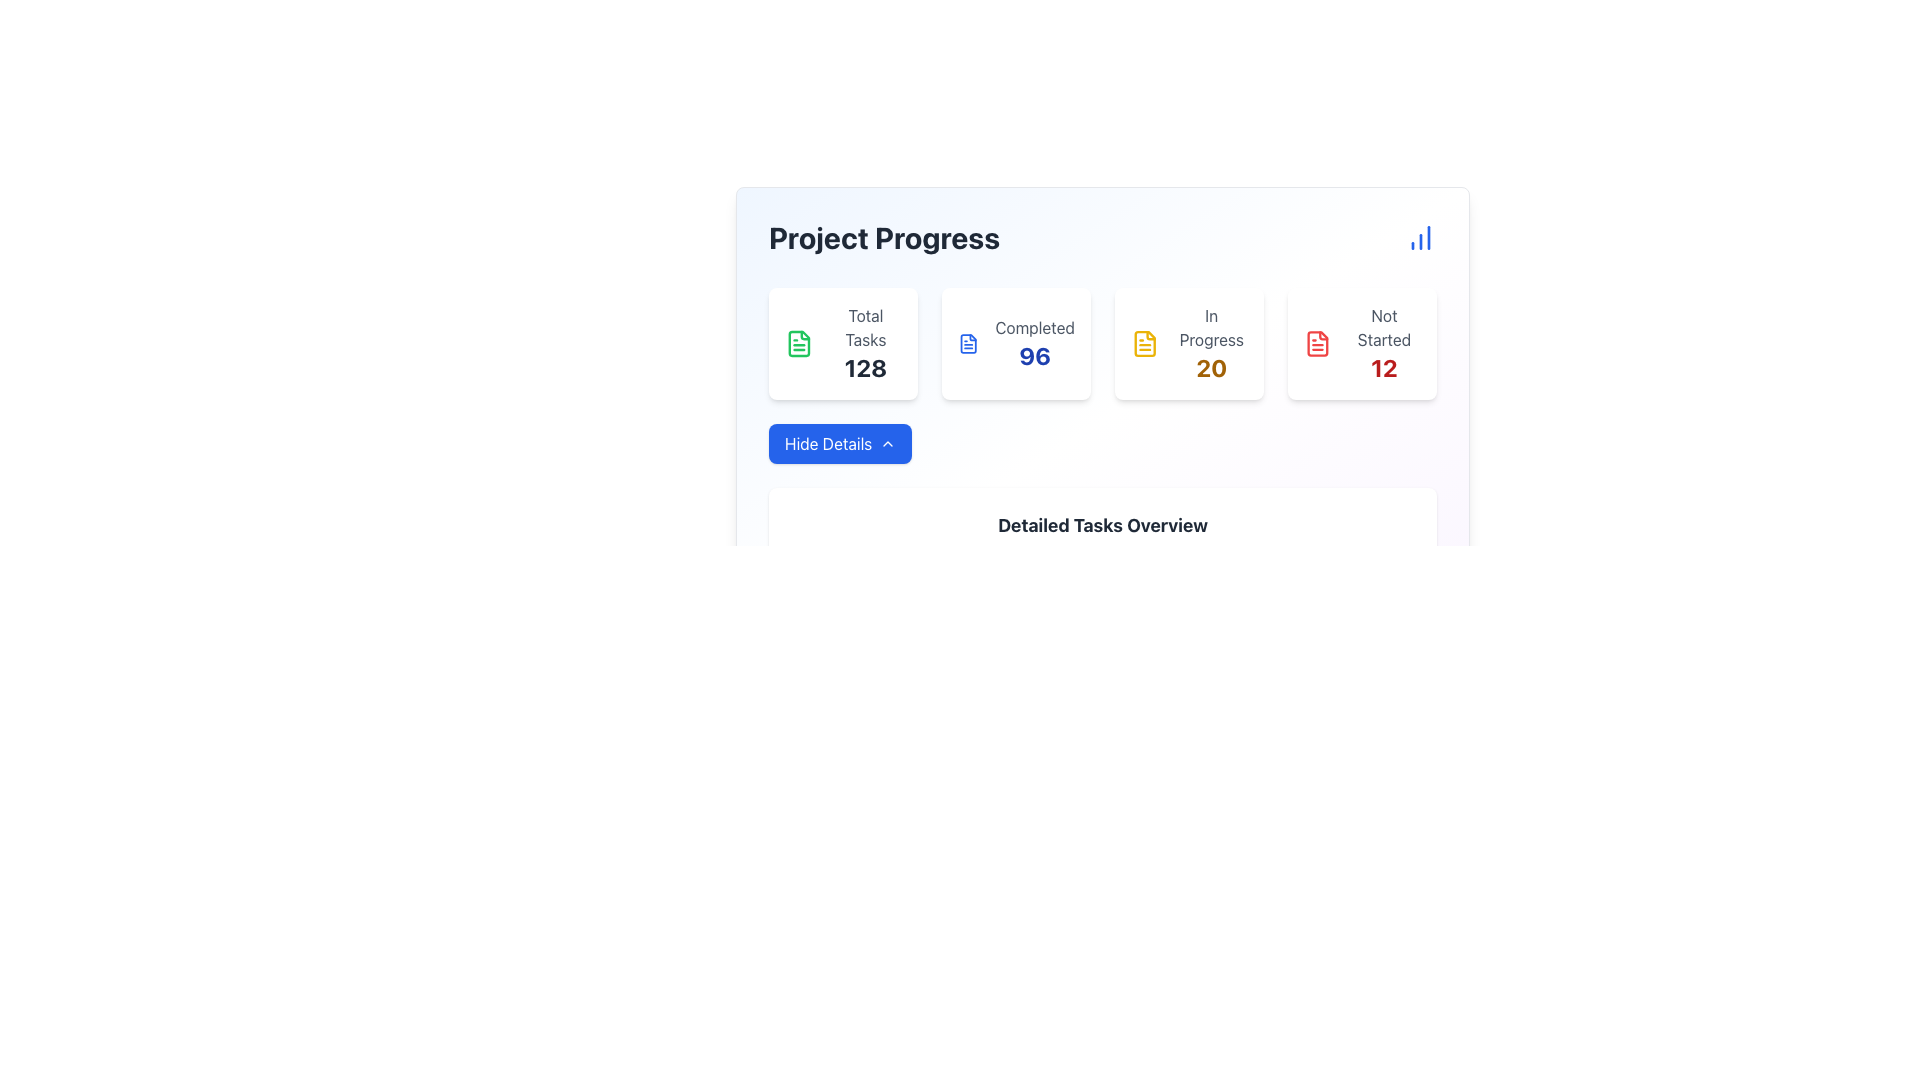  I want to click on the 'Not Started' Text Label that shows the count of tasks not started, located in the fourth grouping from the left in the project progress dashboard, so click(1383, 367).